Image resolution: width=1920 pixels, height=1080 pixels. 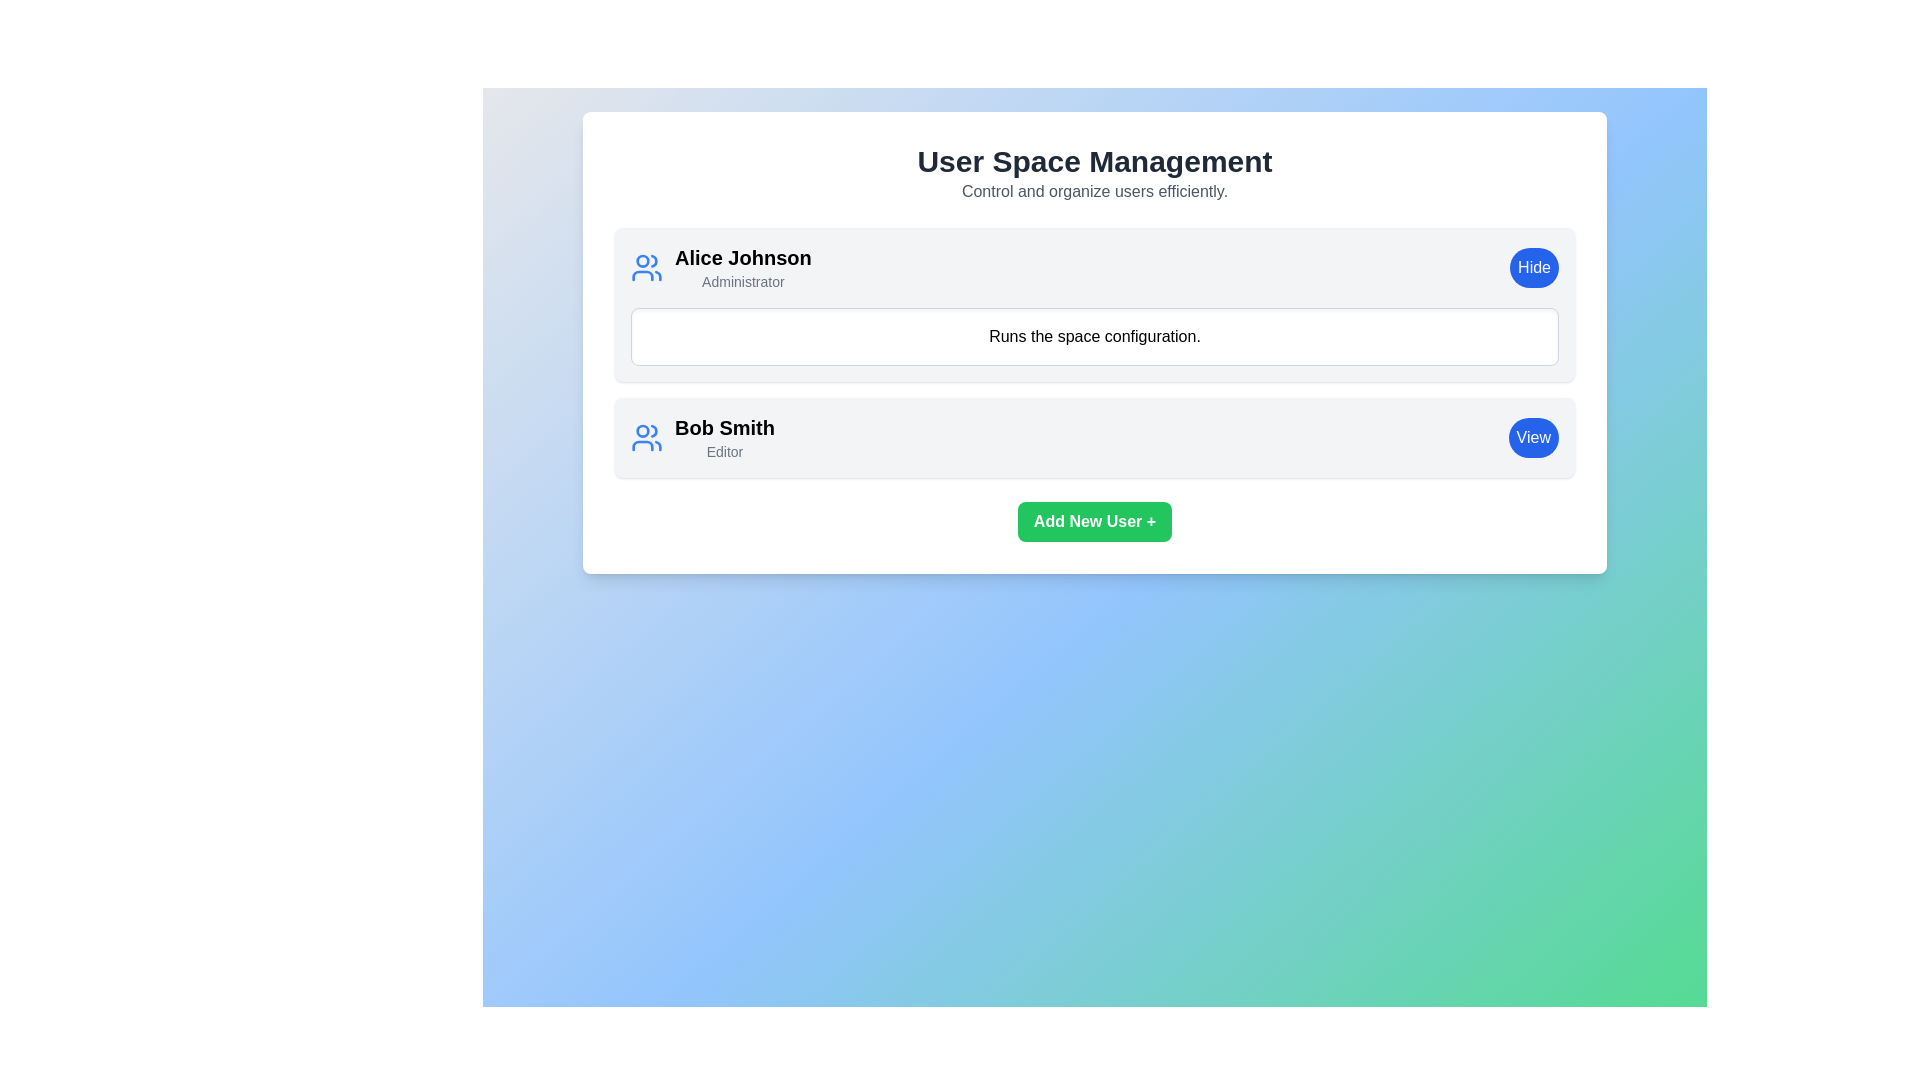 What do you see at coordinates (720, 266) in the screenshot?
I see `the User Profile Summary element, which displays the user's name and role, located in the top-left quadrant of the user list, specifically the first profile entry` at bounding box center [720, 266].